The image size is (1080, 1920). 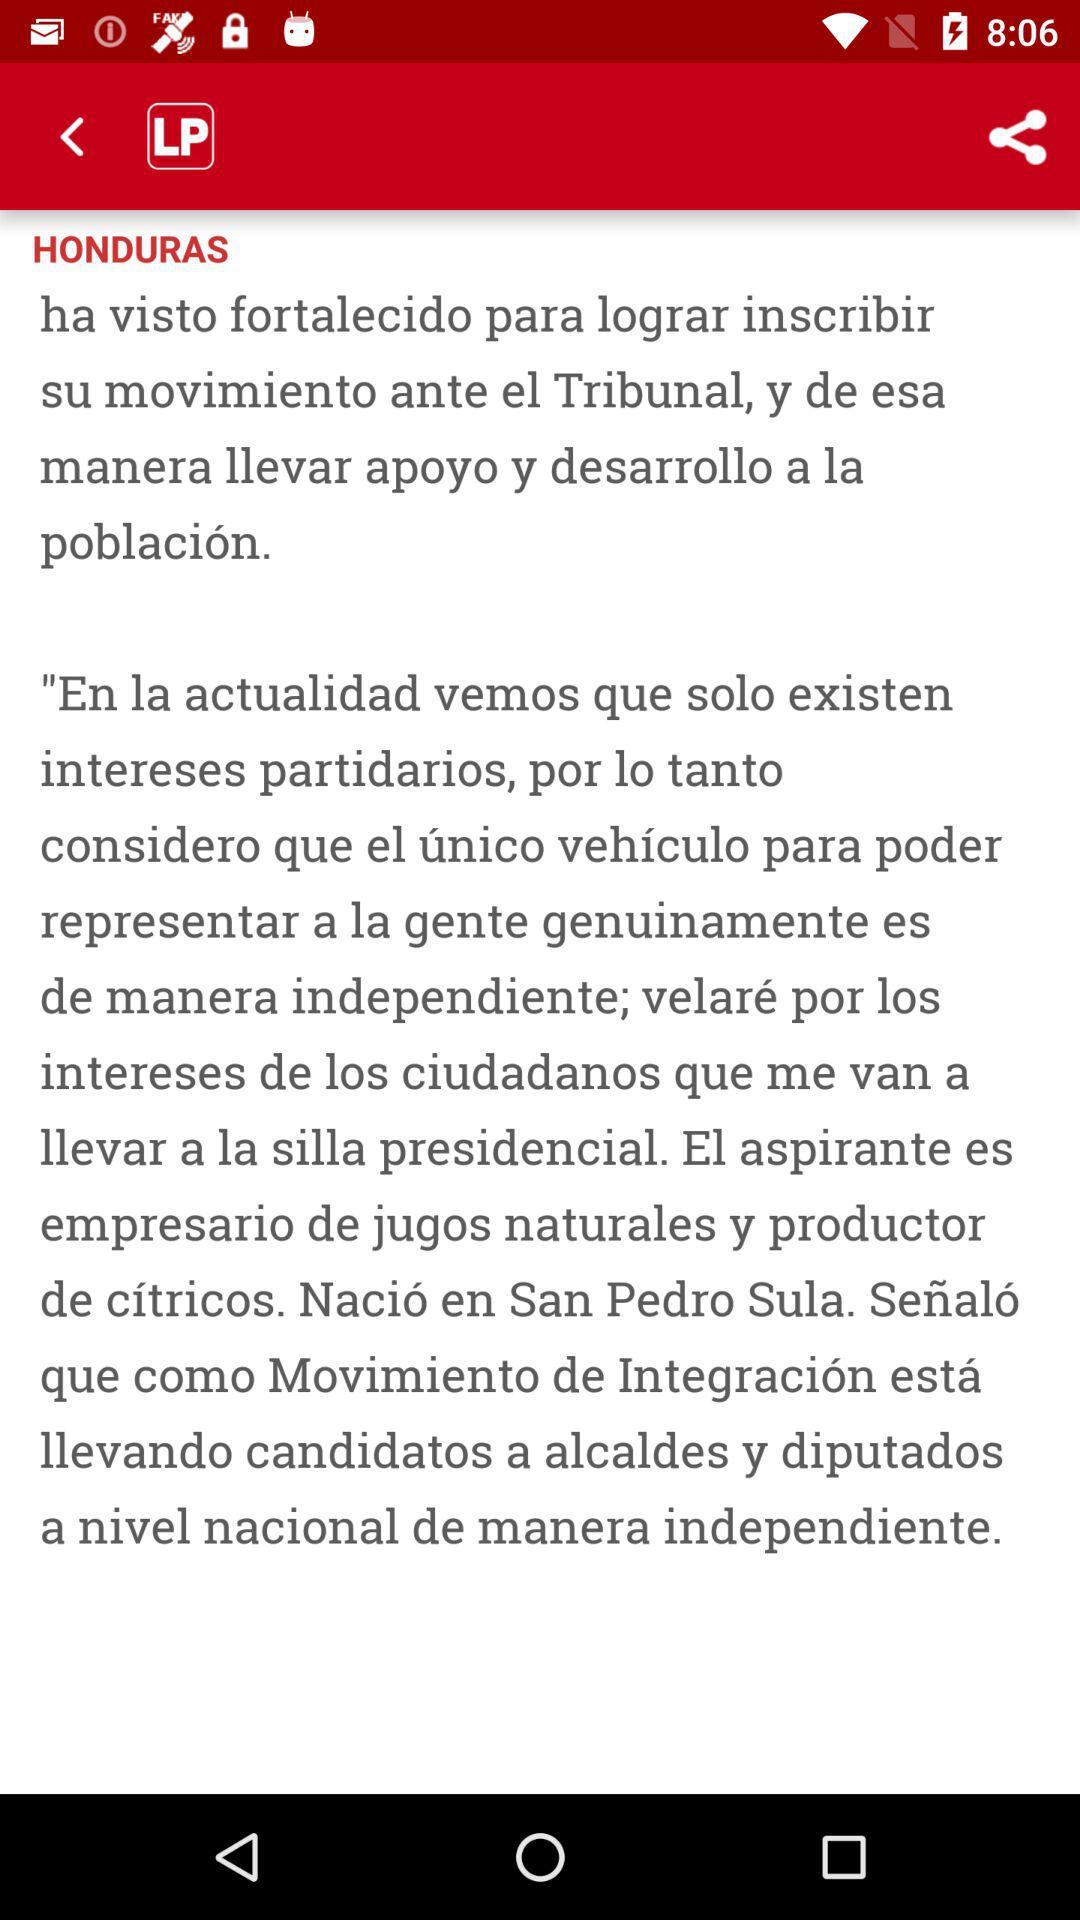 I want to click on the item next to honduras item, so click(x=935, y=245).